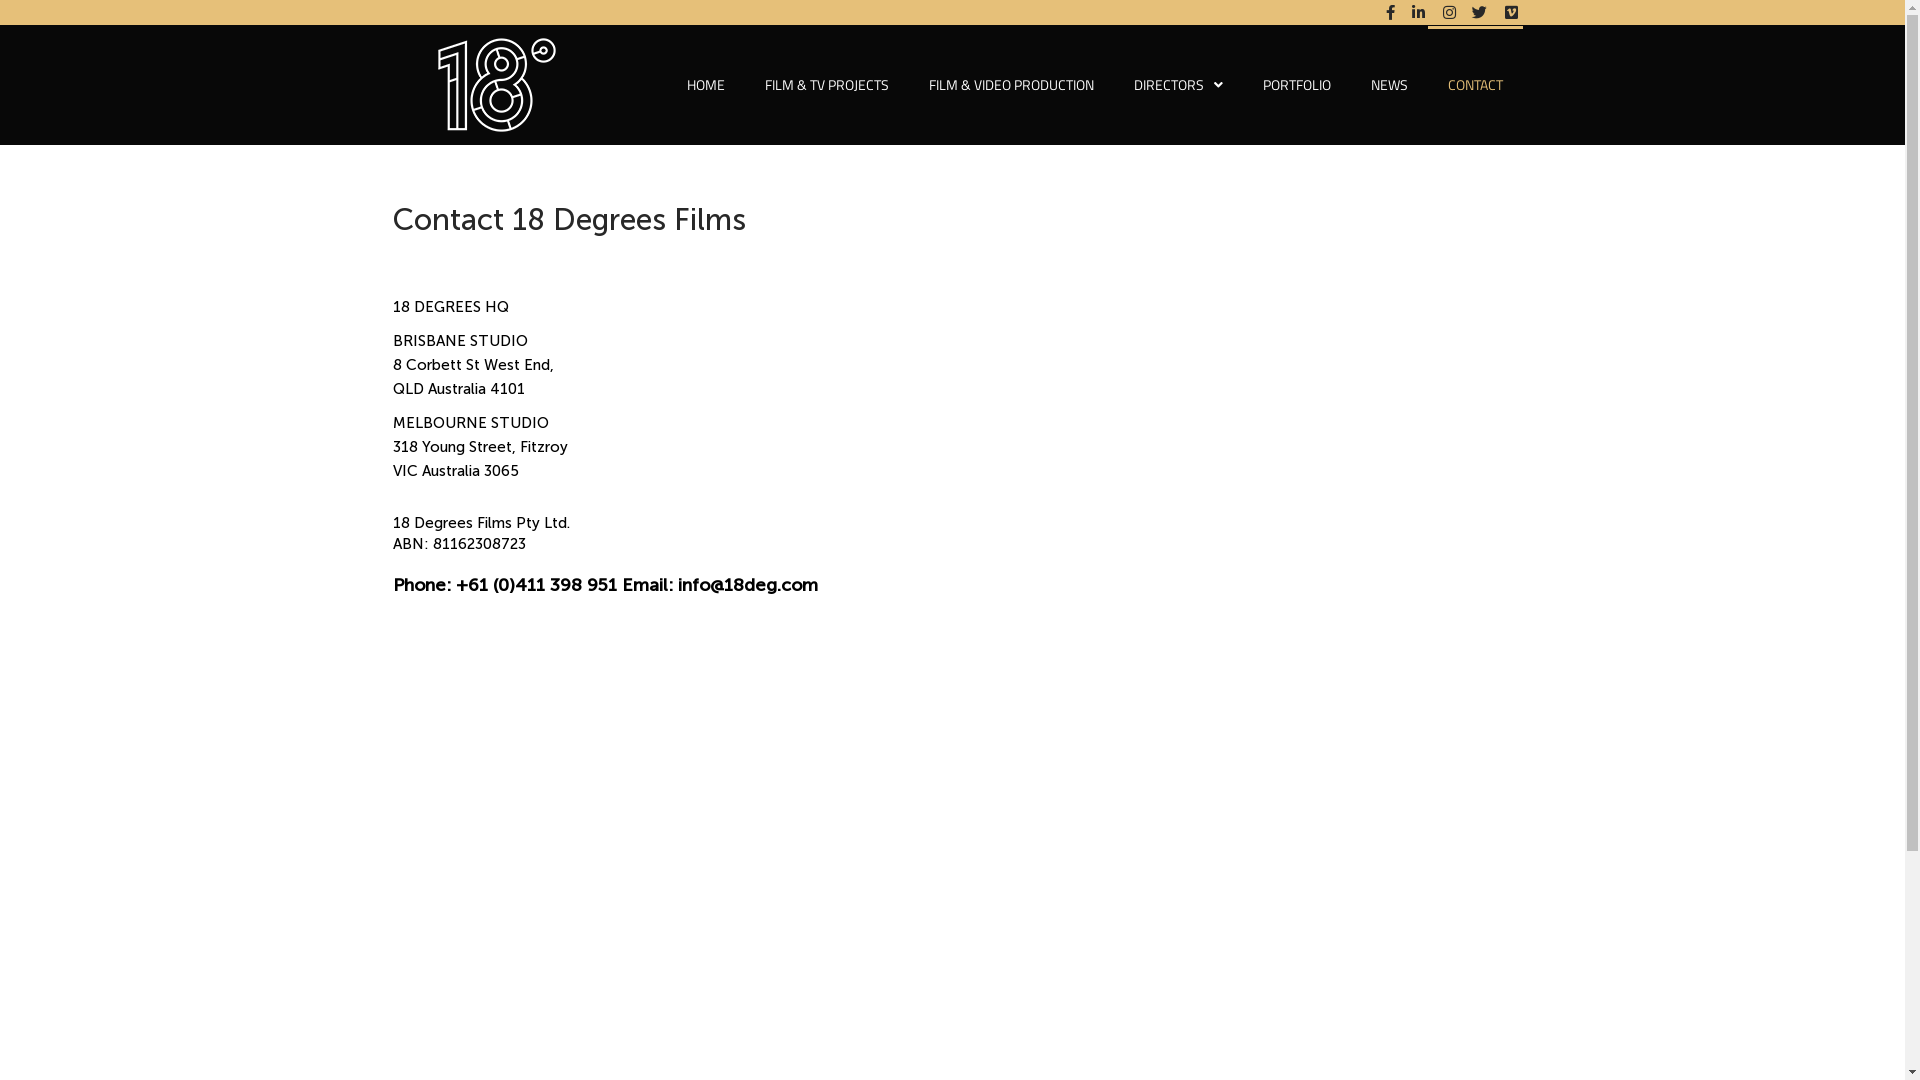  Describe the element at coordinates (1178, 83) in the screenshot. I see `'DIRECTORS'` at that location.